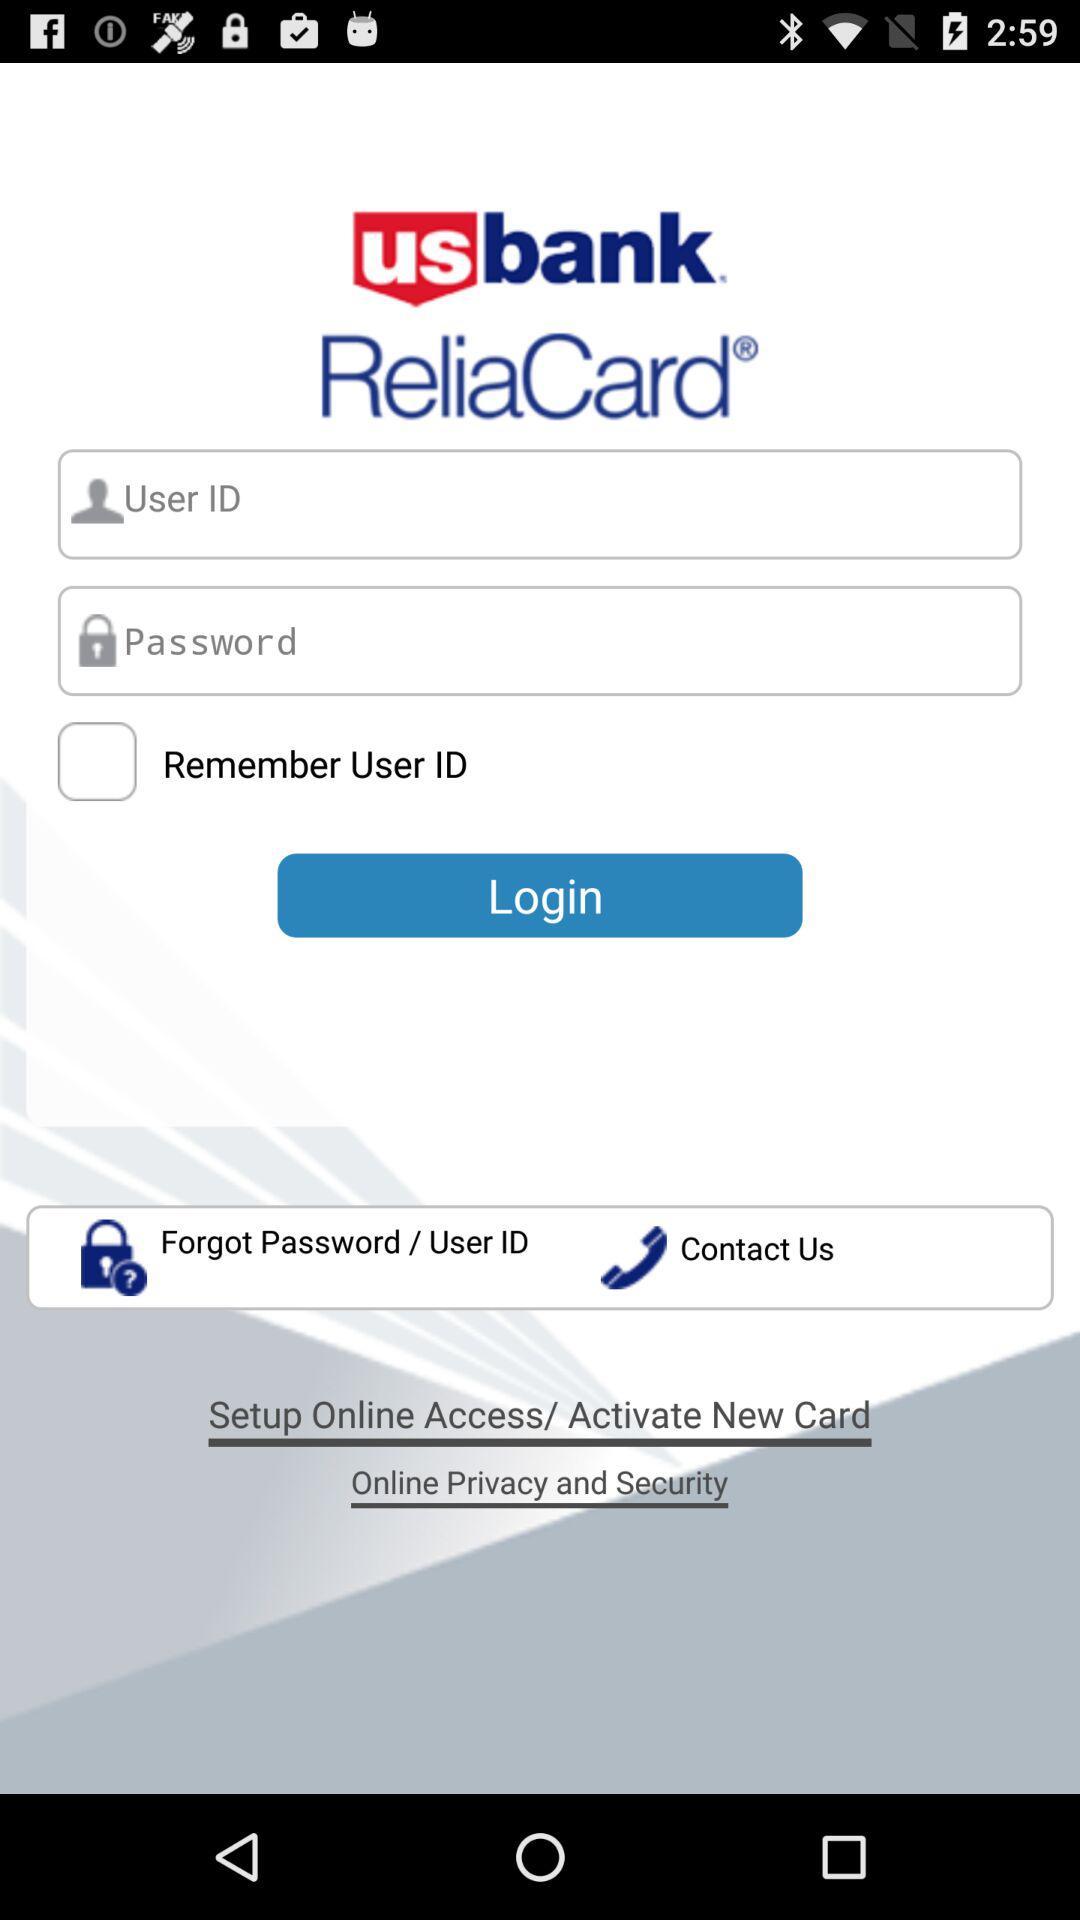 The width and height of the screenshot is (1080, 1920). I want to click on item to the right of forgot password user app, so click(826, 1256).